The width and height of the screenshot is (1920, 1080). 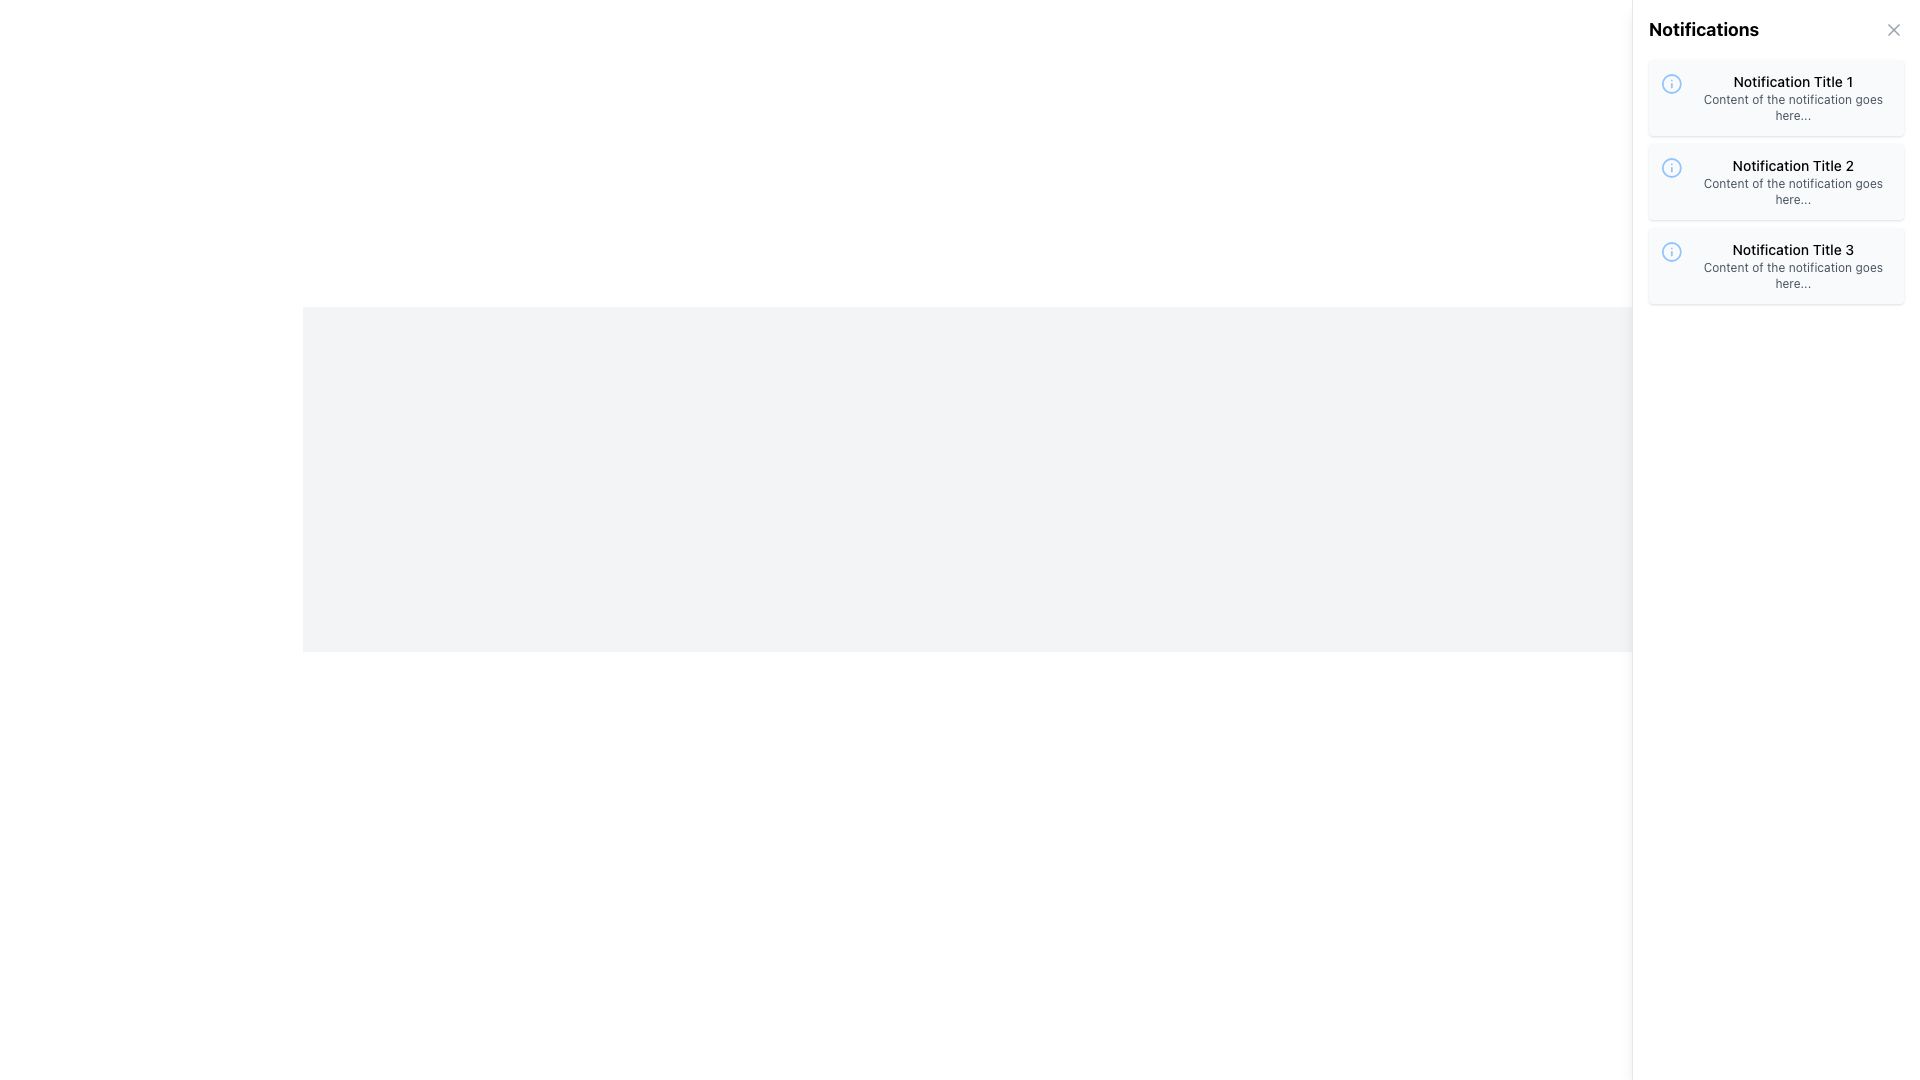 I want to click on the third notification in the notification panel, so click(x=1776, y=265).